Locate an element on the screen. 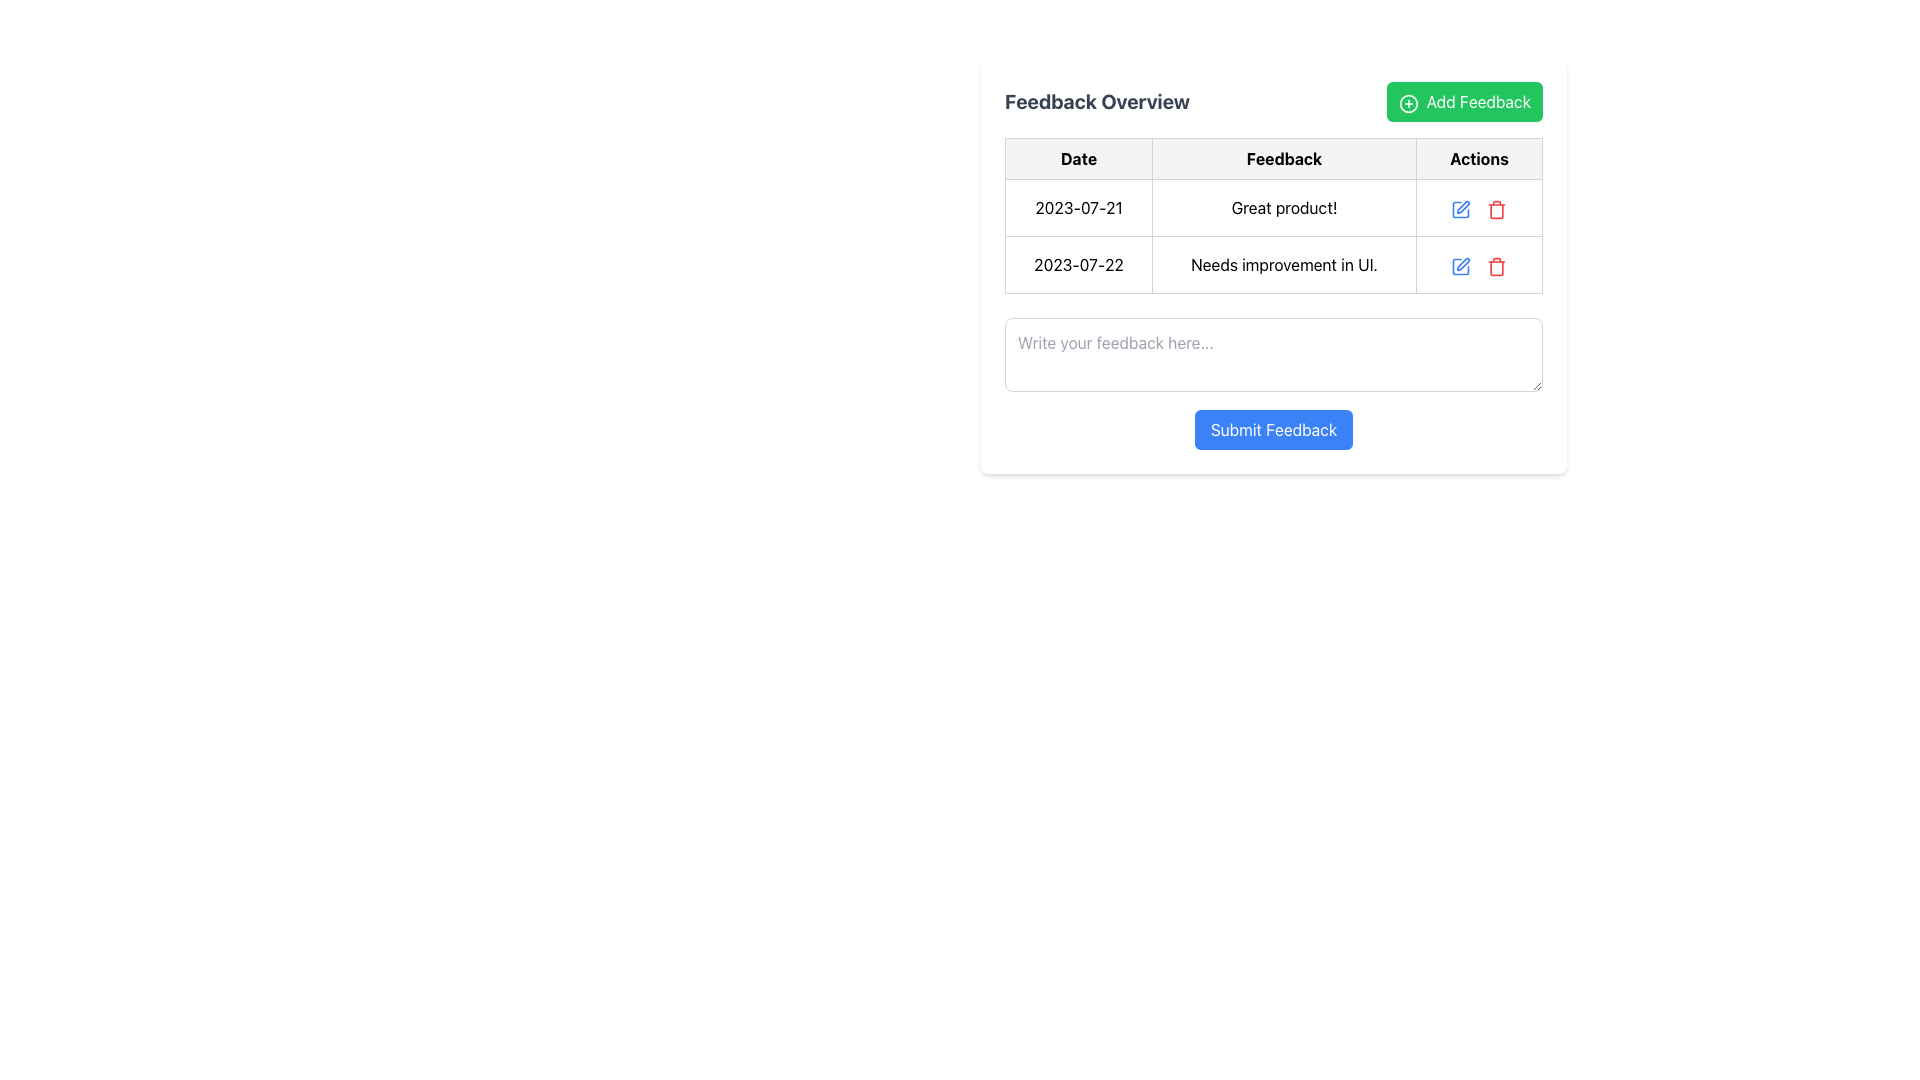 The height and width of the screenshot is (1080, 1920). the table cell containing the feedback text 'Needs improvement in UI.' in the 'Feedback Overview' table, located in the second row under the 'Feedback' column is located at coordinates (1272, 264).